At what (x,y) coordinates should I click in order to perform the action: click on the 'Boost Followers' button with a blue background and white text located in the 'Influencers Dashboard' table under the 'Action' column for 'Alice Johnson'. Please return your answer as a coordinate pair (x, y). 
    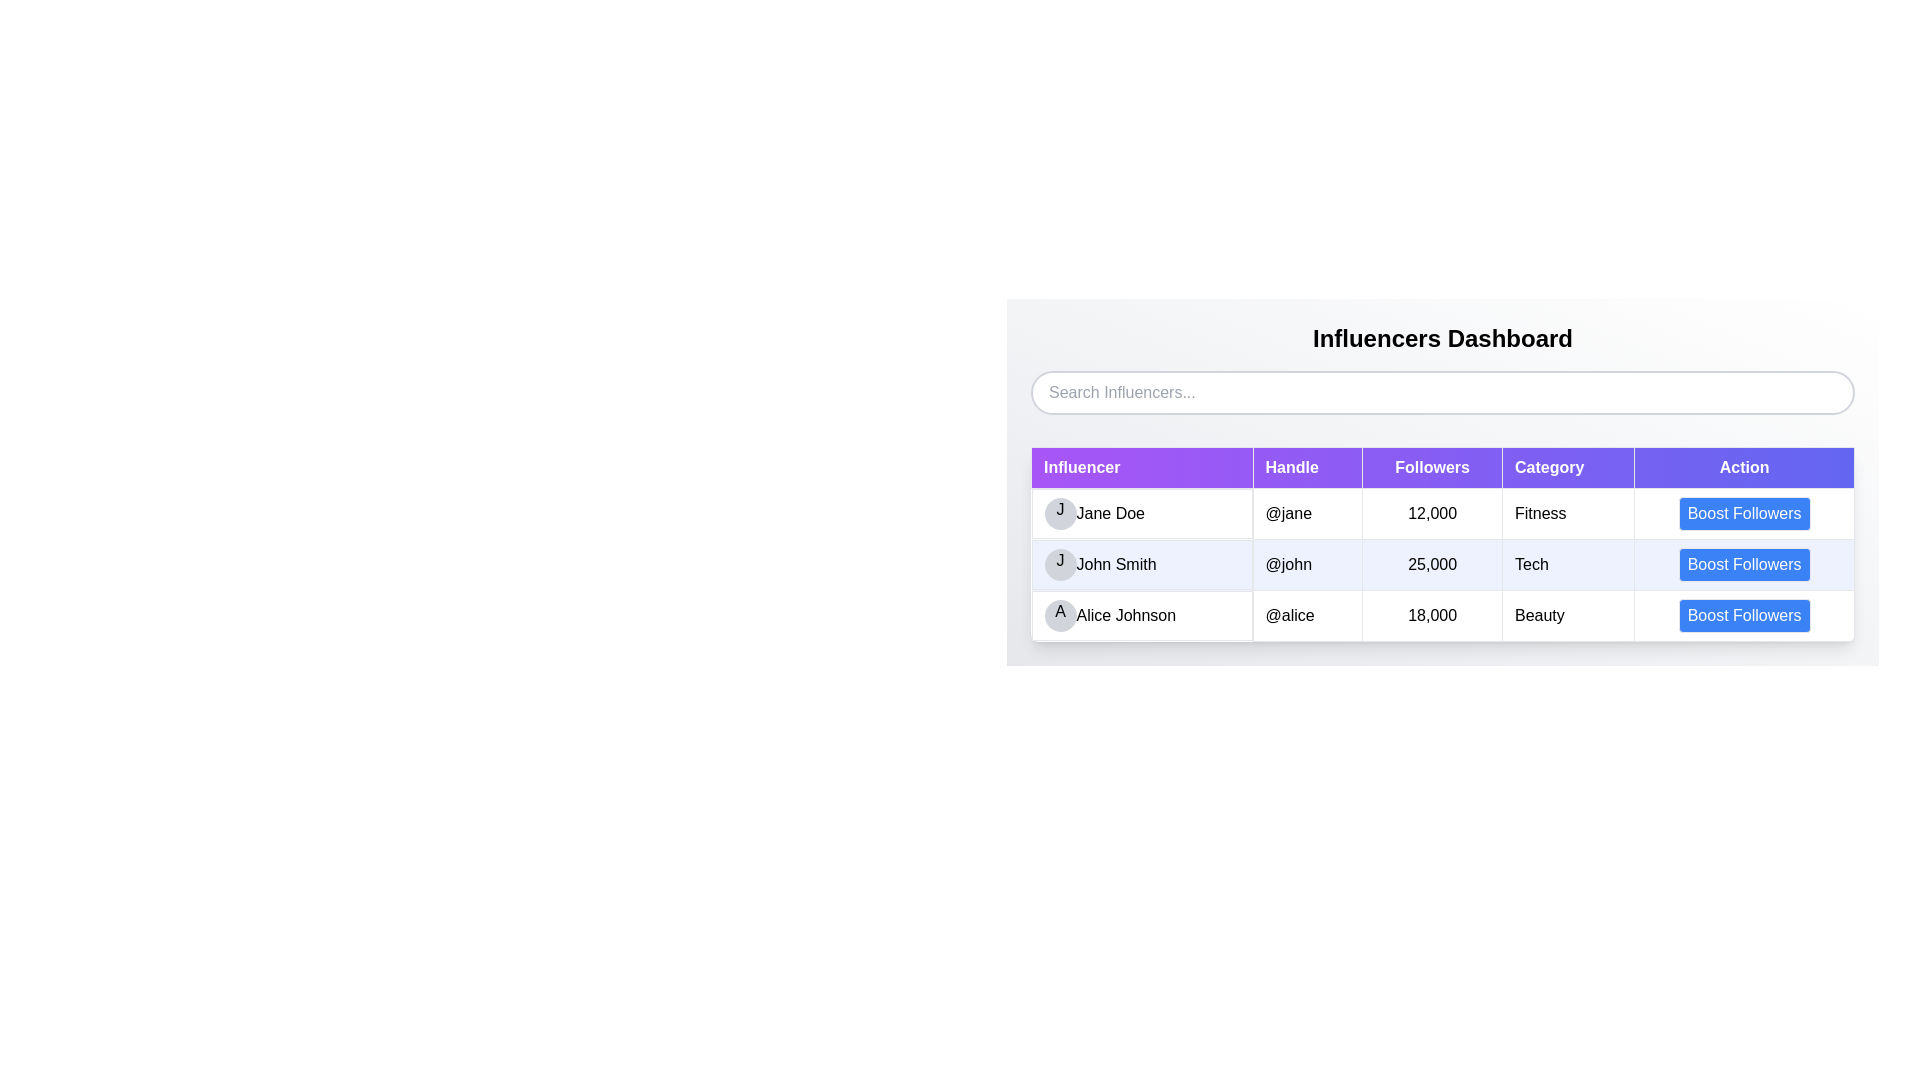
    Looking at the image, I should click on (1743, 615).